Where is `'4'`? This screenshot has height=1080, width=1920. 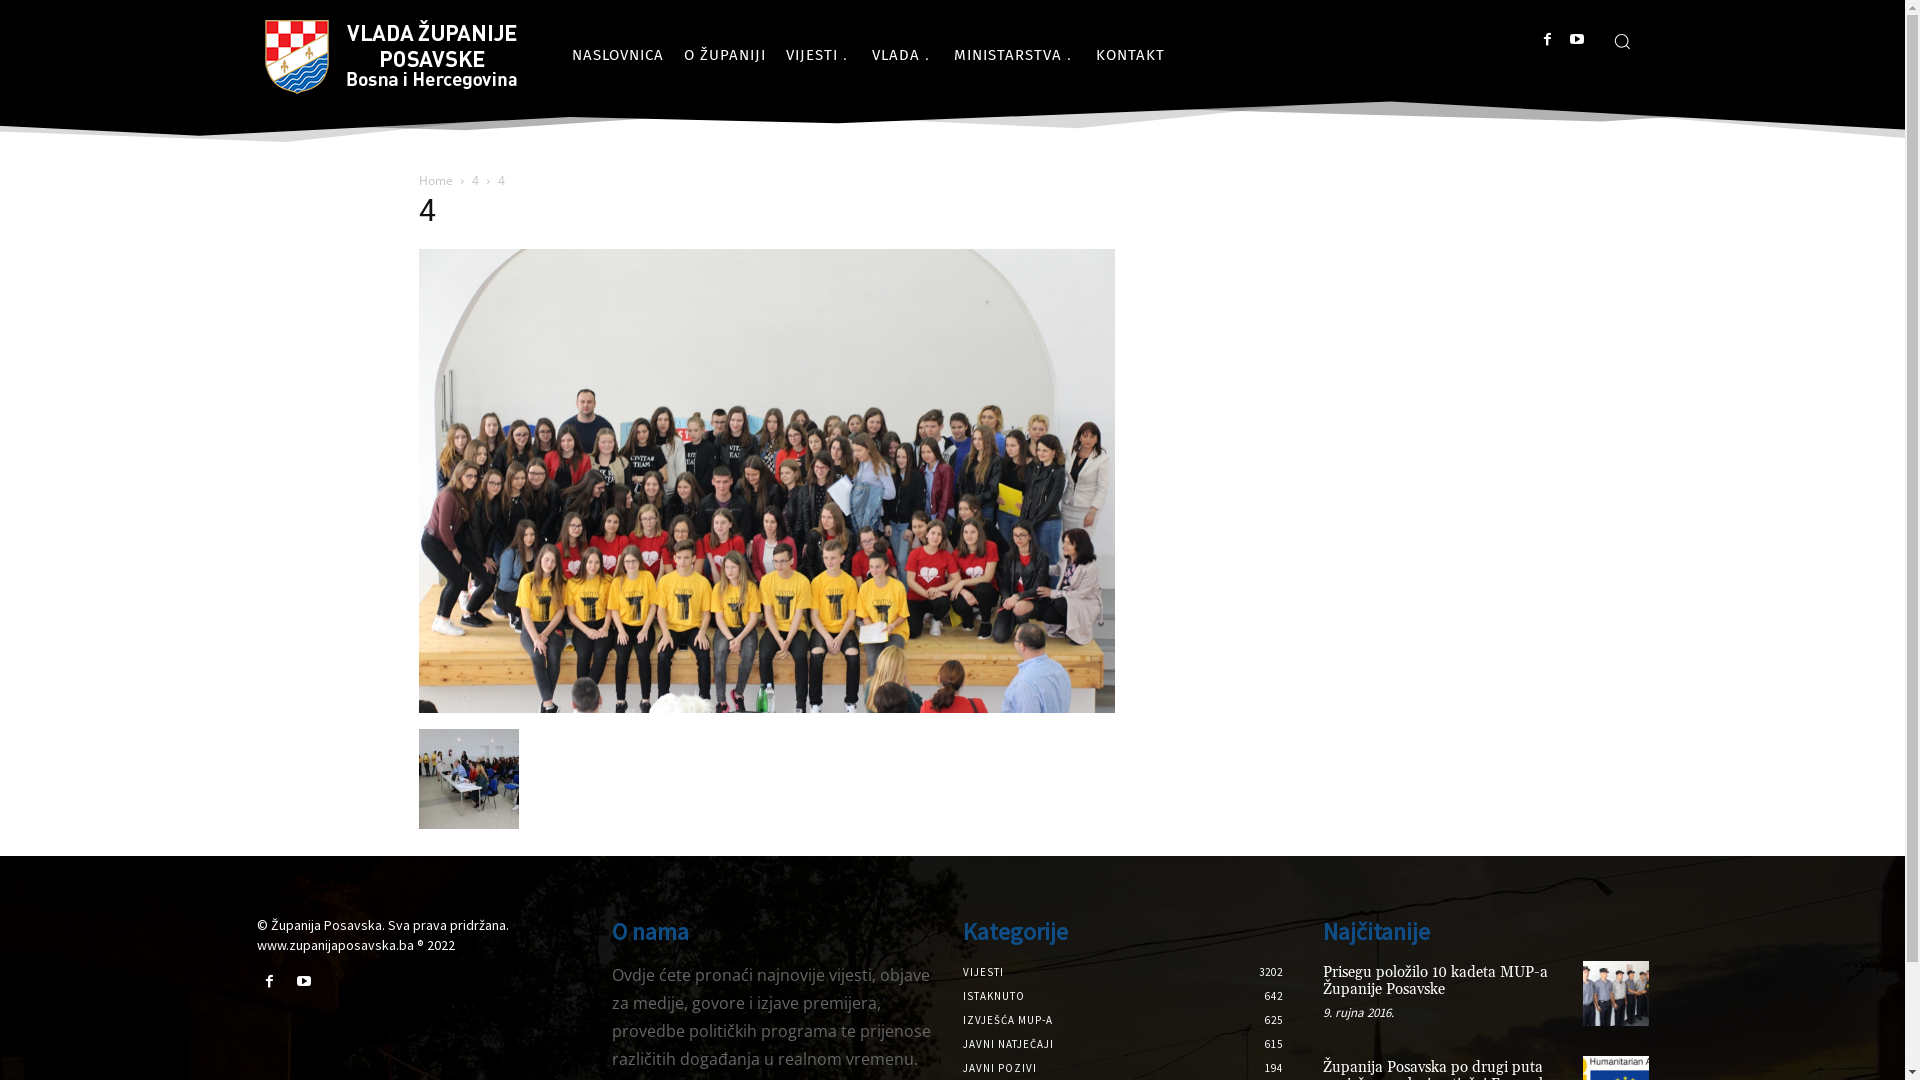 '4' is located at coordinates (474, 180).